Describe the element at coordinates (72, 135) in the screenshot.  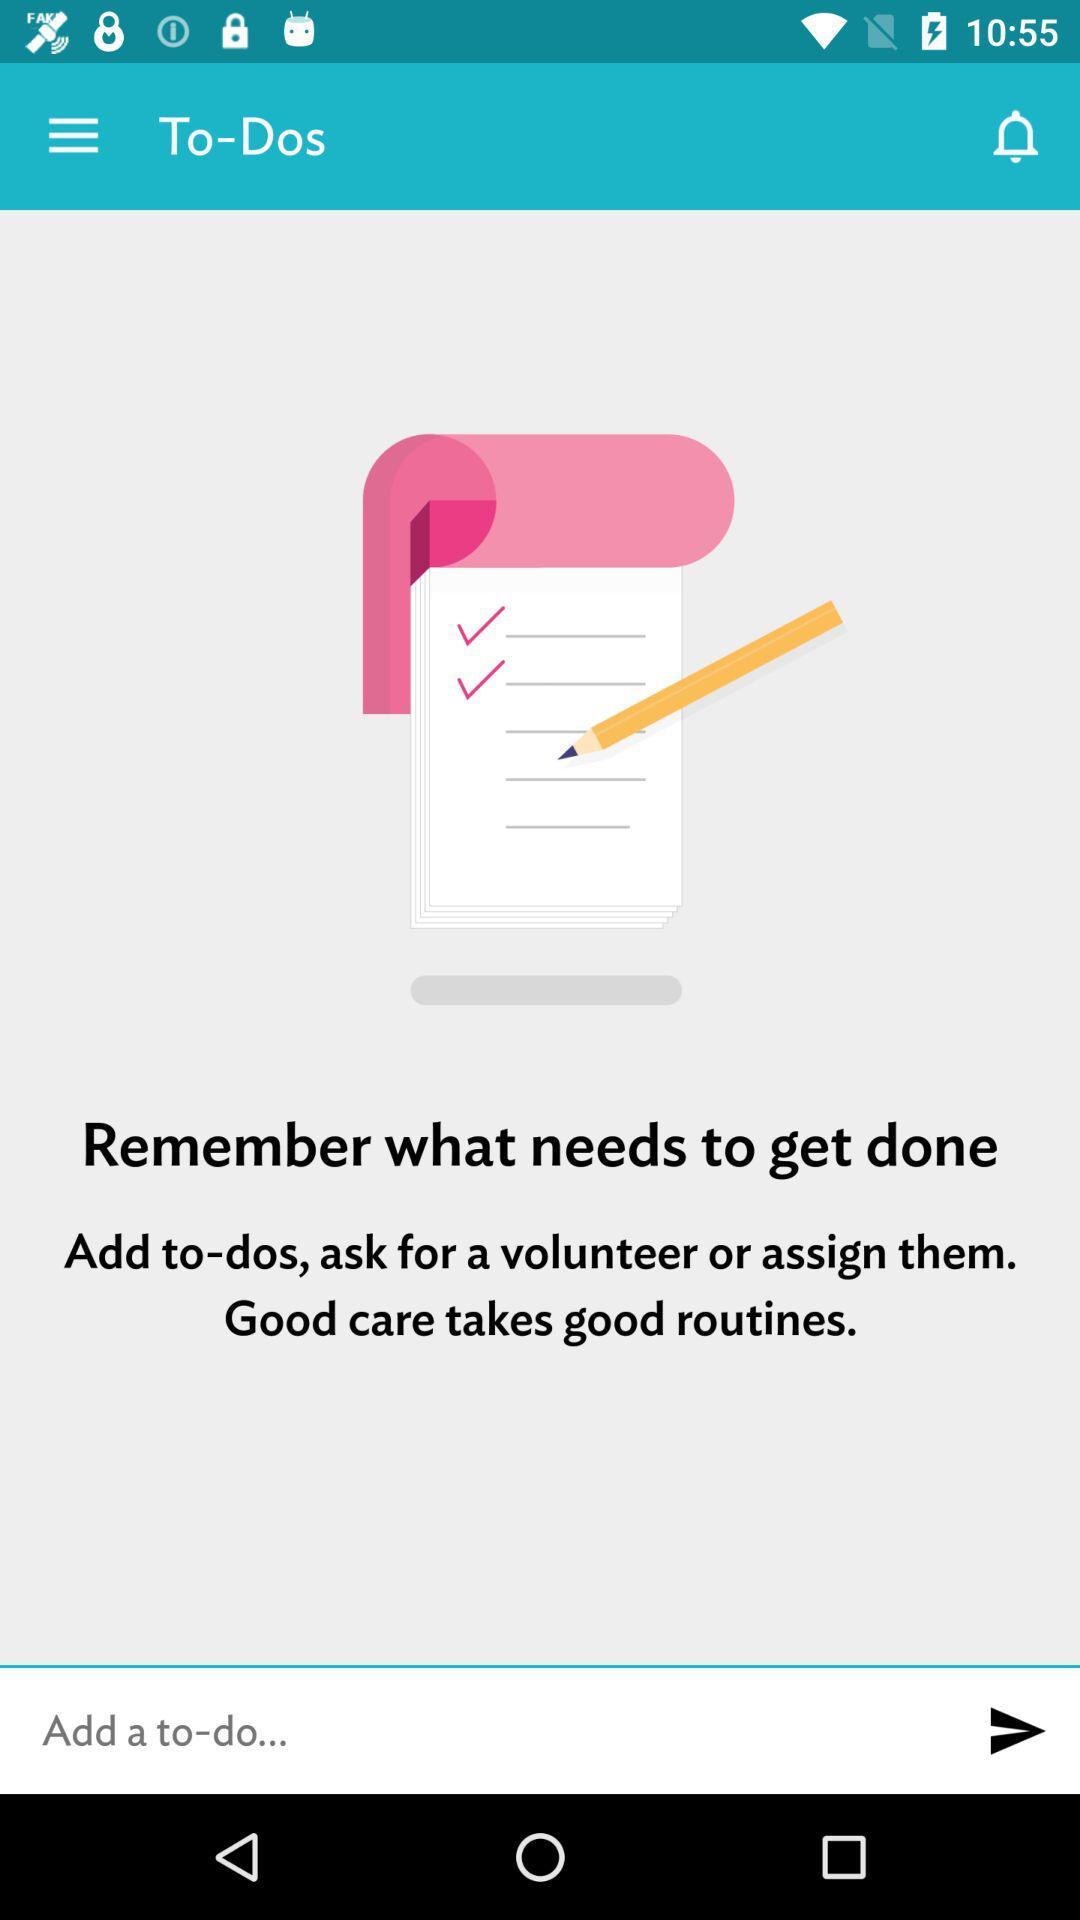
I see `the app next to the to-dos item` at that location.